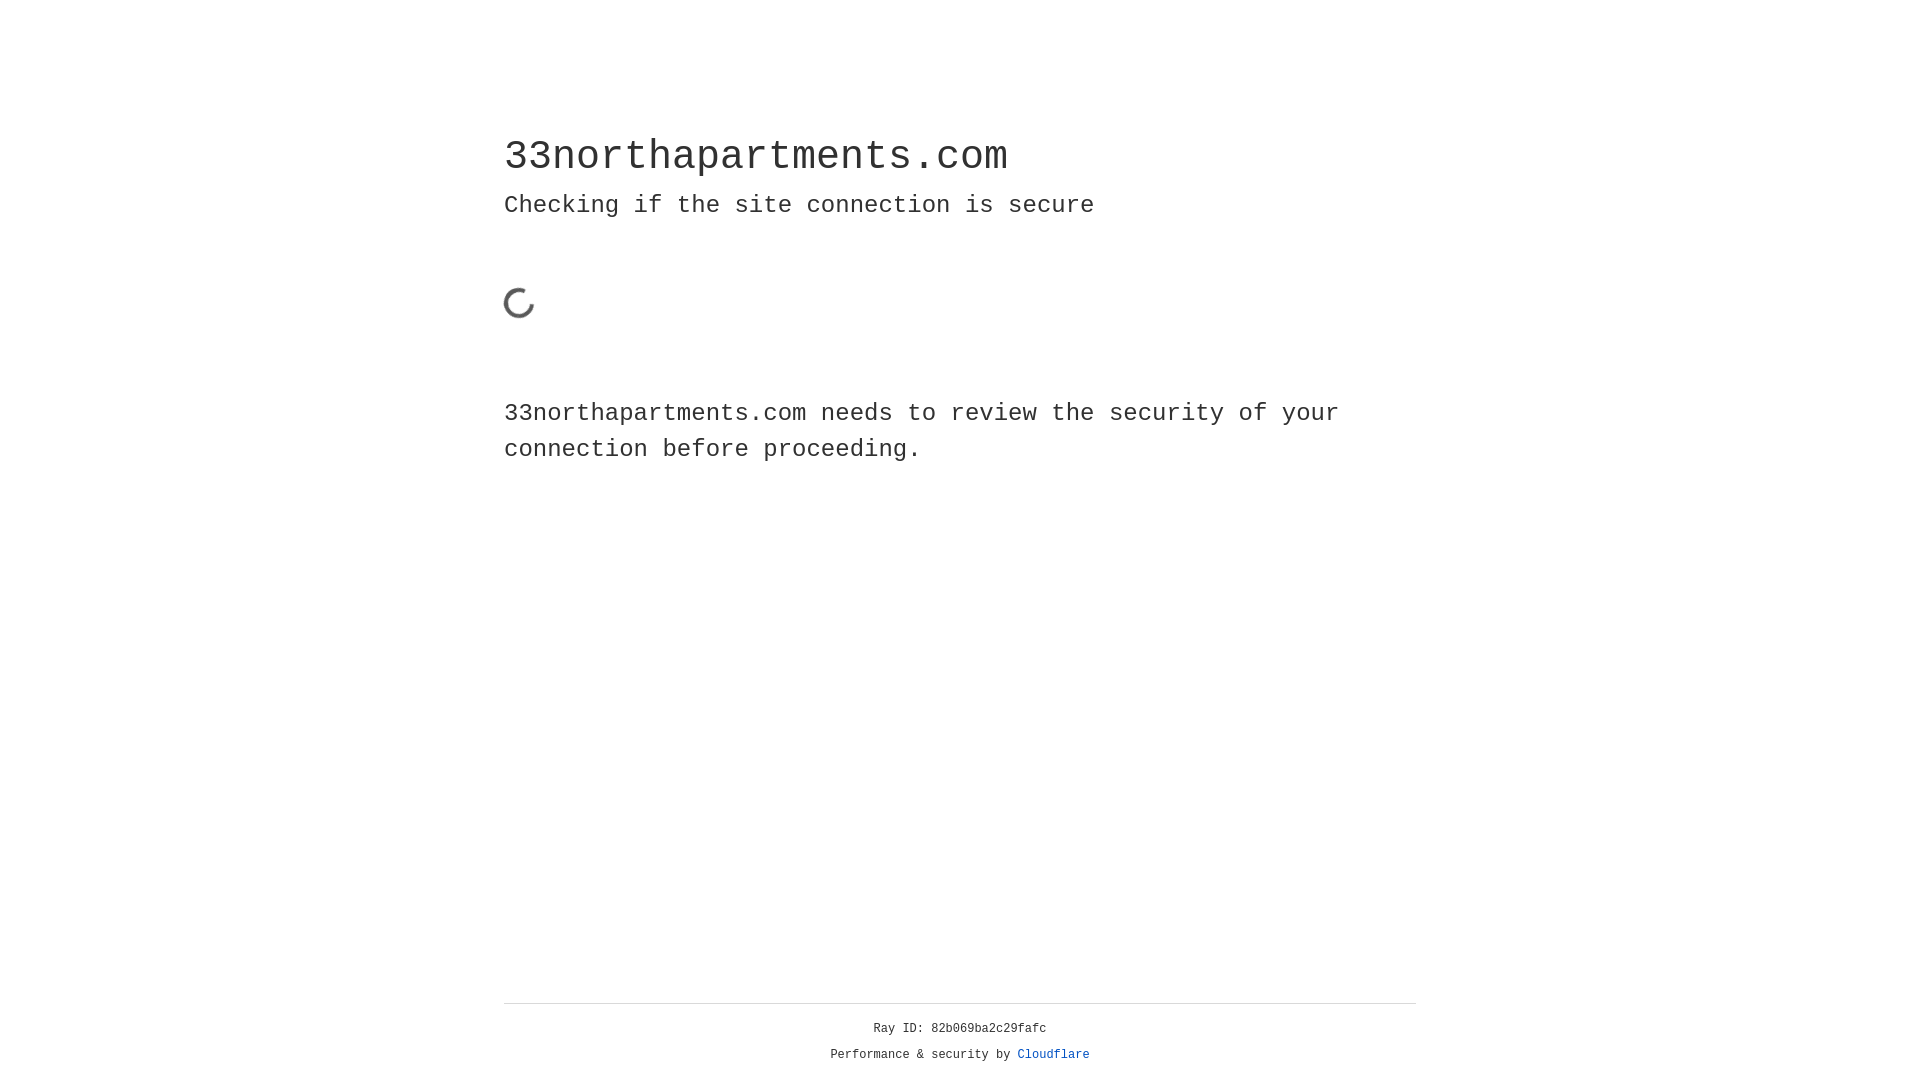 The image size is (1920, 1080). Describe the element at coordinates (1053, 1054) in the screenshot. I see `'Cloudflare'` at that location.